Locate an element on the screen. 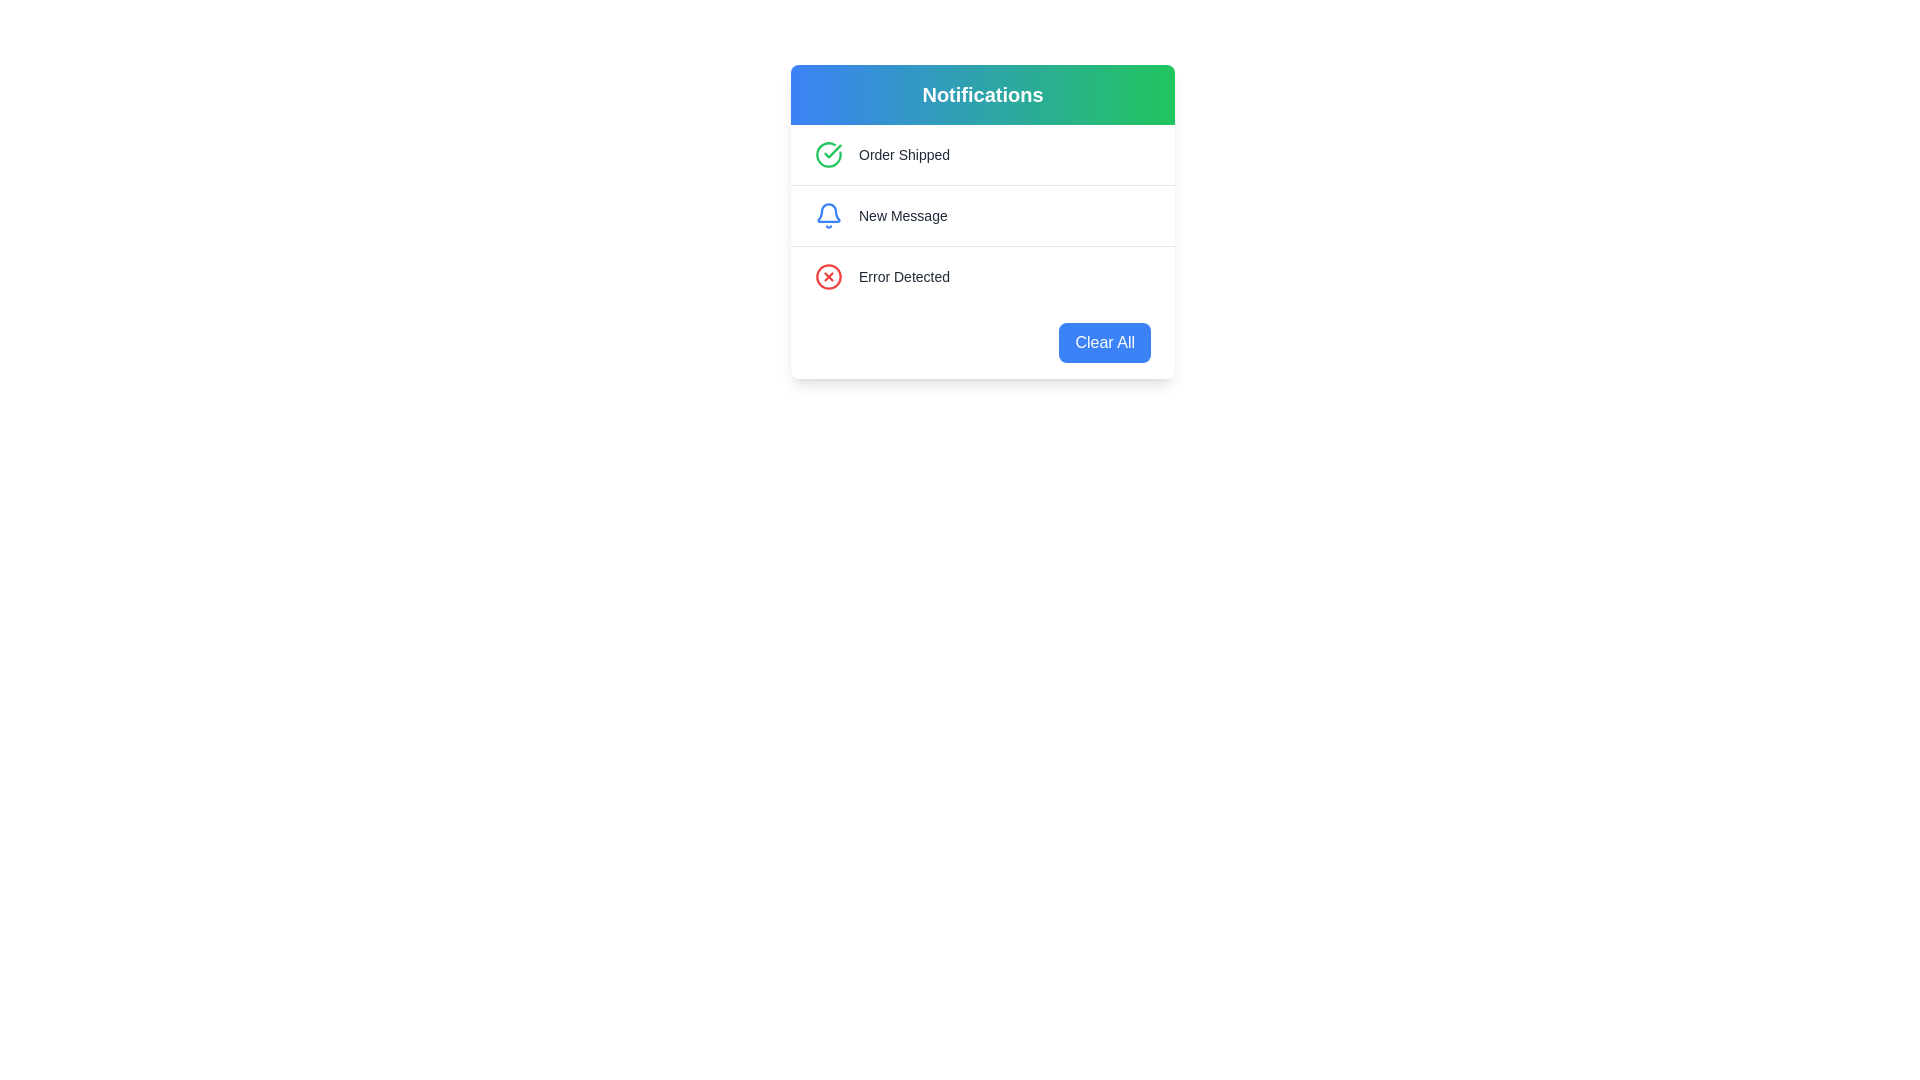 The image size is (1920, 1080). the circular icon with a green checkmark inside, which indicates a successful action or confirmation, located at the leftmost part of the 'Order Shipped' notification row before the text 'Order Shipped' is located at coordinates (829, 153).